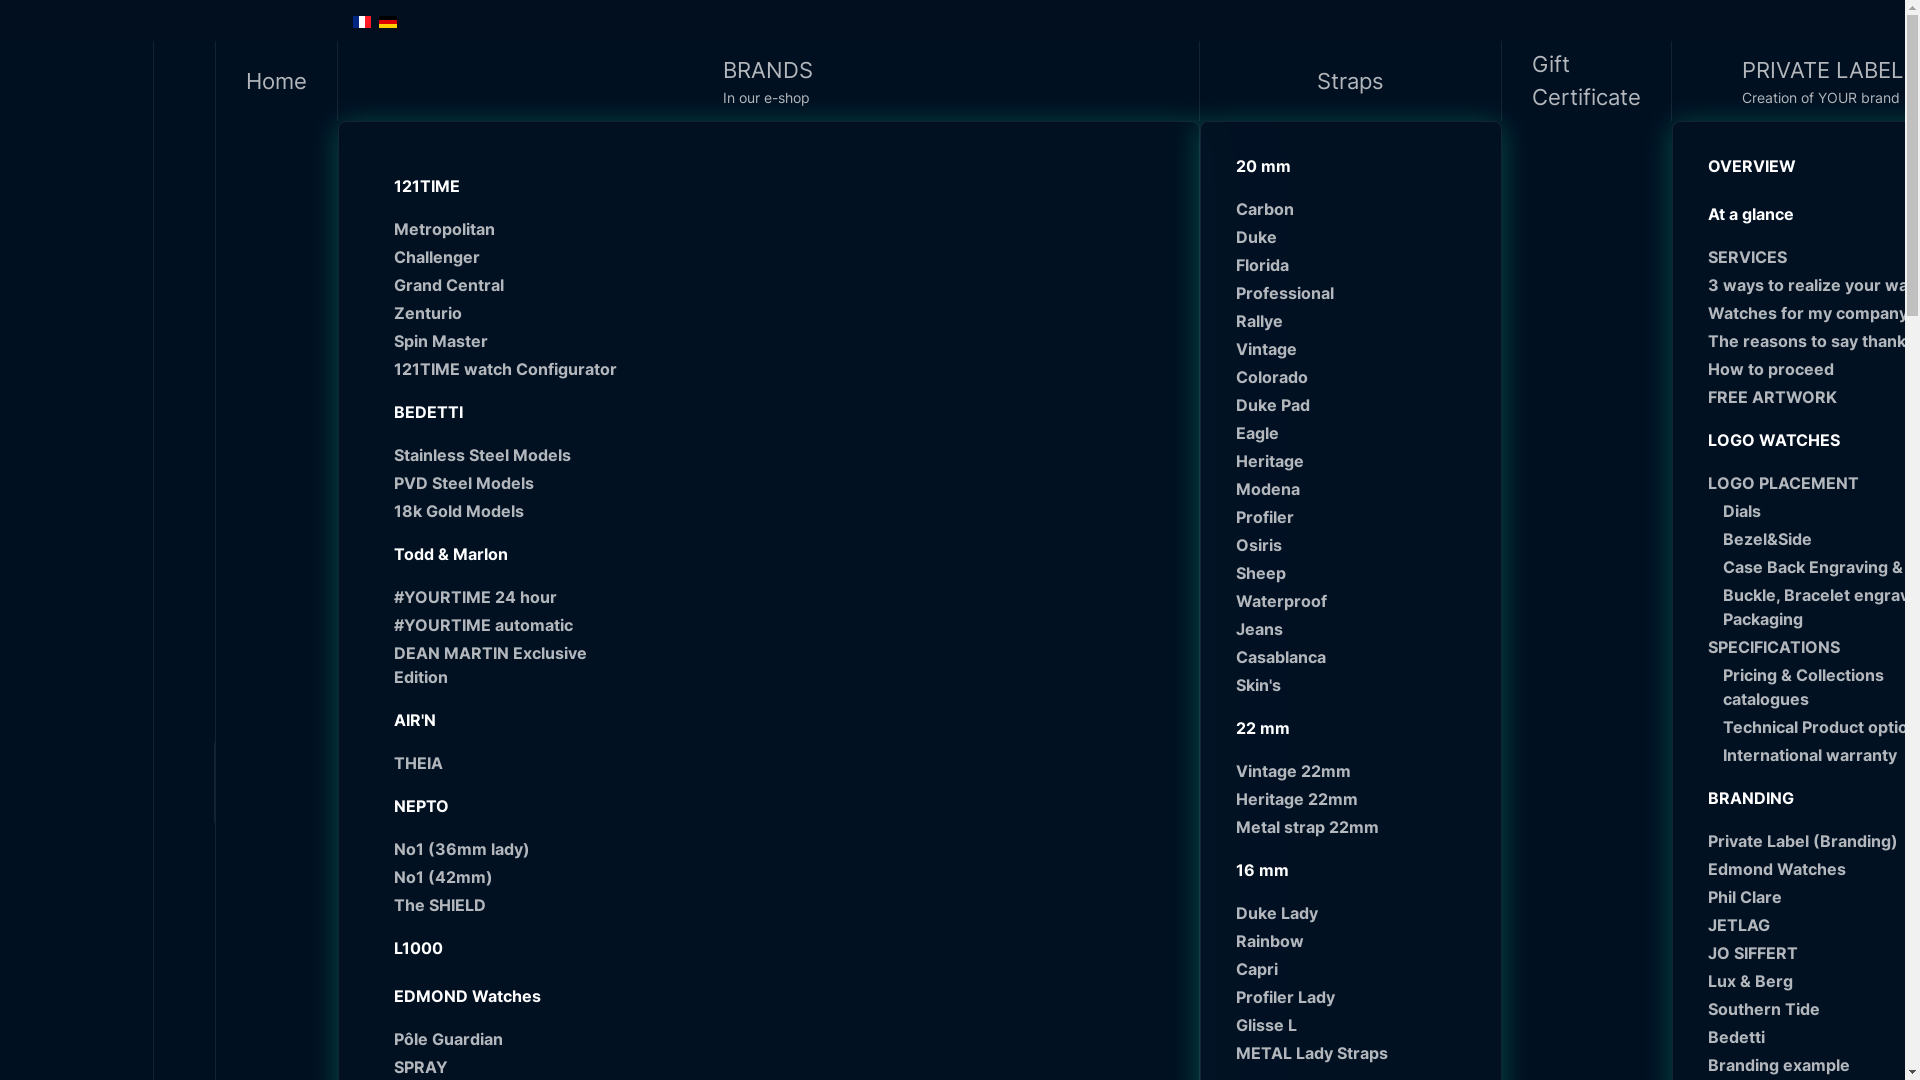 This screenshot has width=1920, height=1080. What do you see at coordinates (506, 455) in the screenshot?
I see `'Stainless Steel Models'` at bounding box center [506, 455].